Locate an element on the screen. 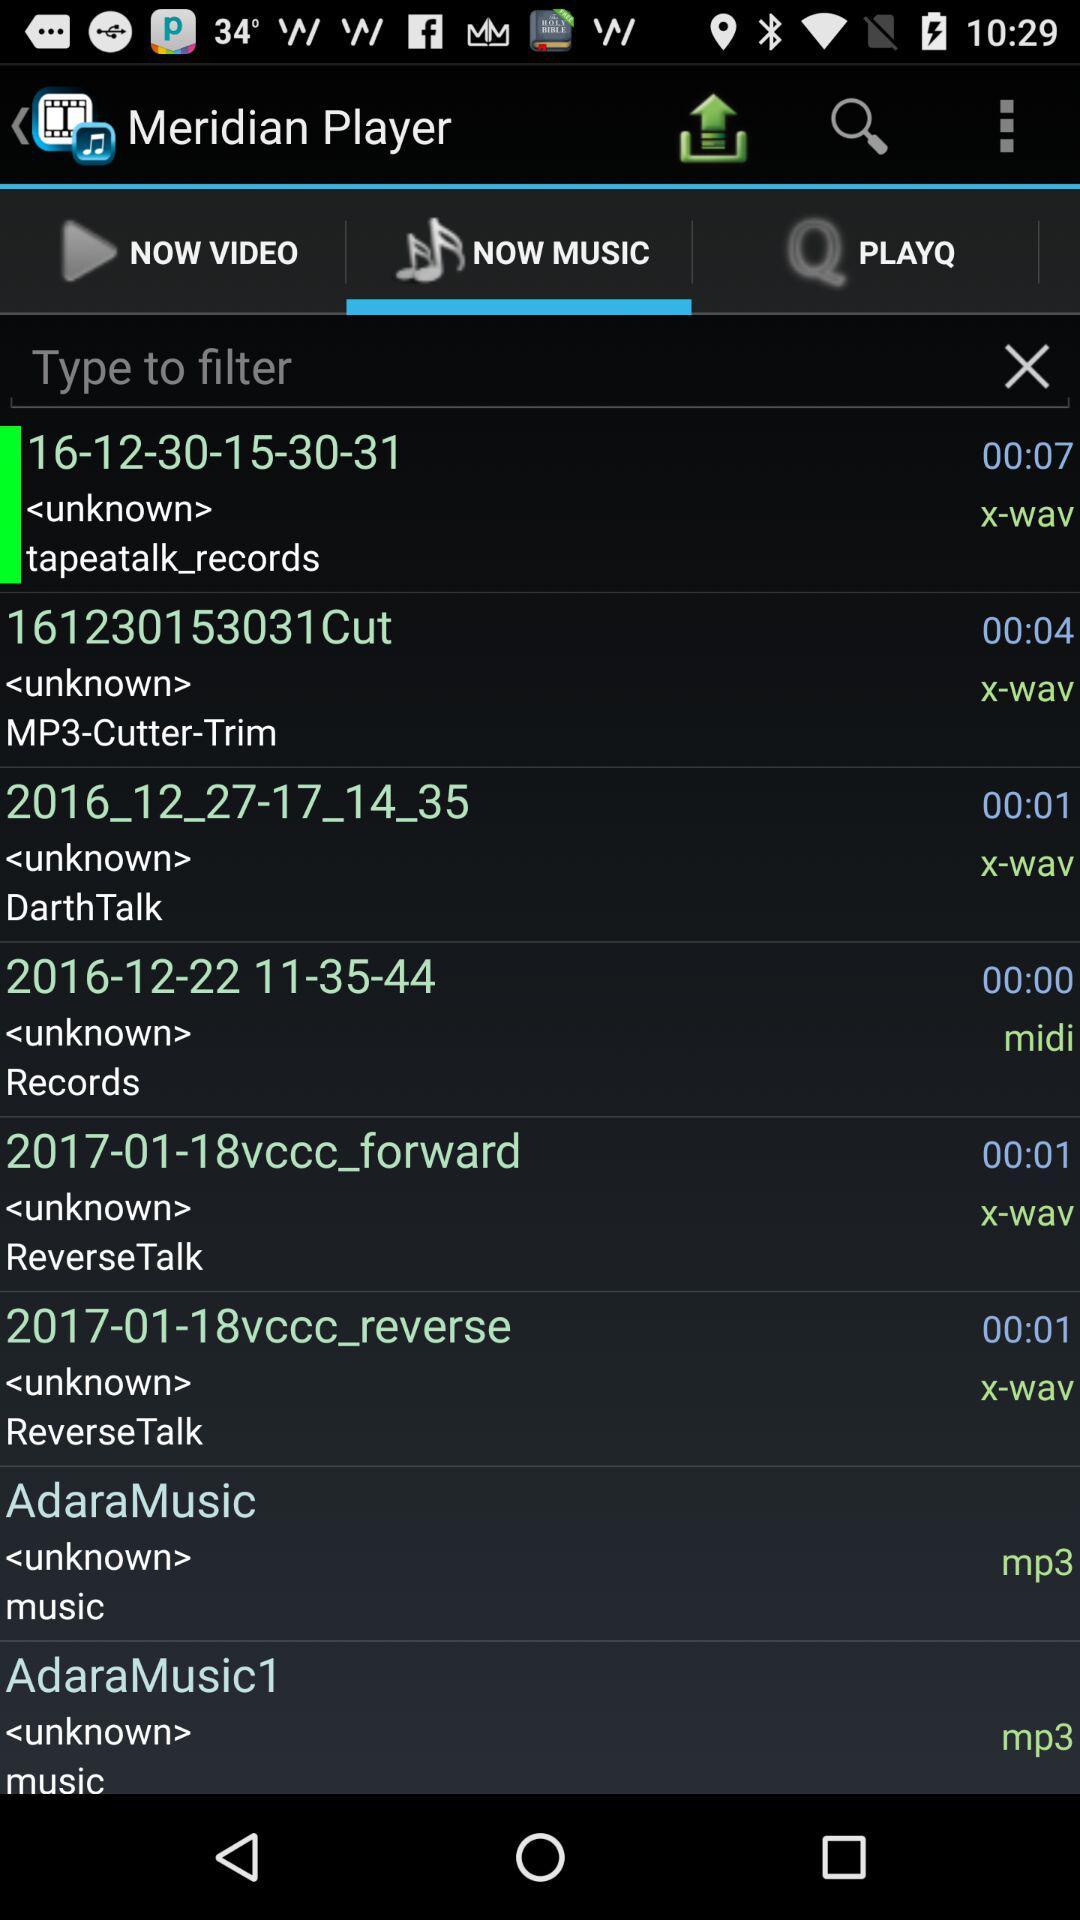 The width and height of the screenshot is (1080, 1920). the midi item is located at coordinates (1038, 1036).